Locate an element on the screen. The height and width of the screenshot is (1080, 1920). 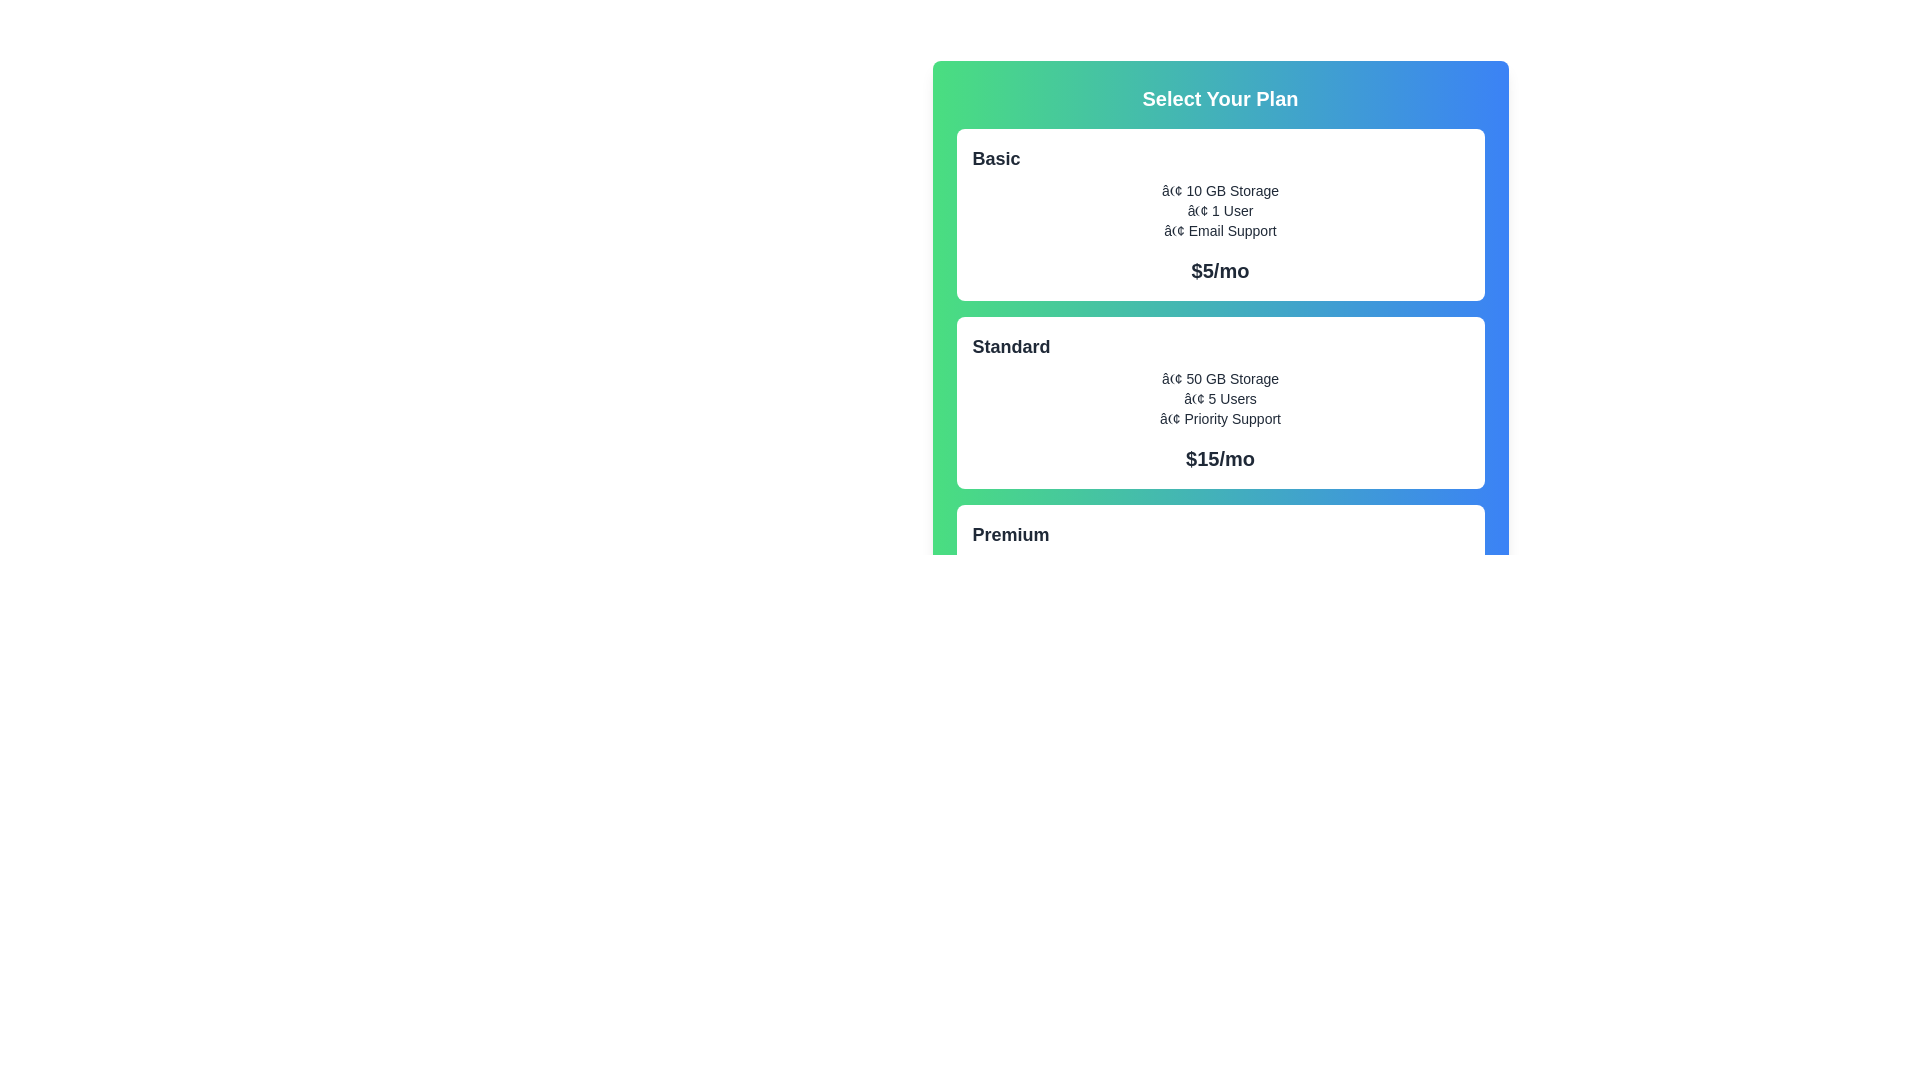
the Text Label displaying '• Priority Support', which is the third item in the vertically-stacked list within the 'Standard' plan card is located at coordinates (1219, 418).